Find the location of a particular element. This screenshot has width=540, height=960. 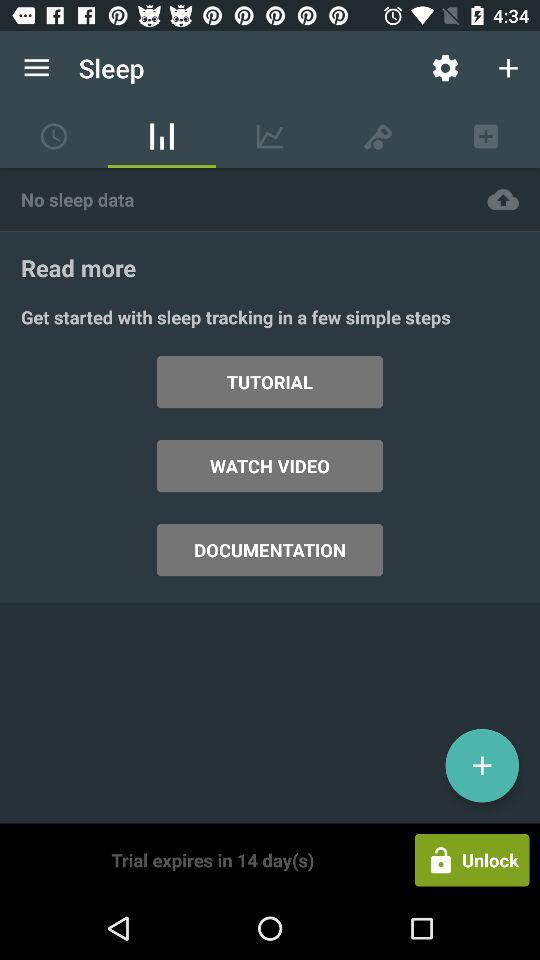

cloud is located at coordinates (502, 199).